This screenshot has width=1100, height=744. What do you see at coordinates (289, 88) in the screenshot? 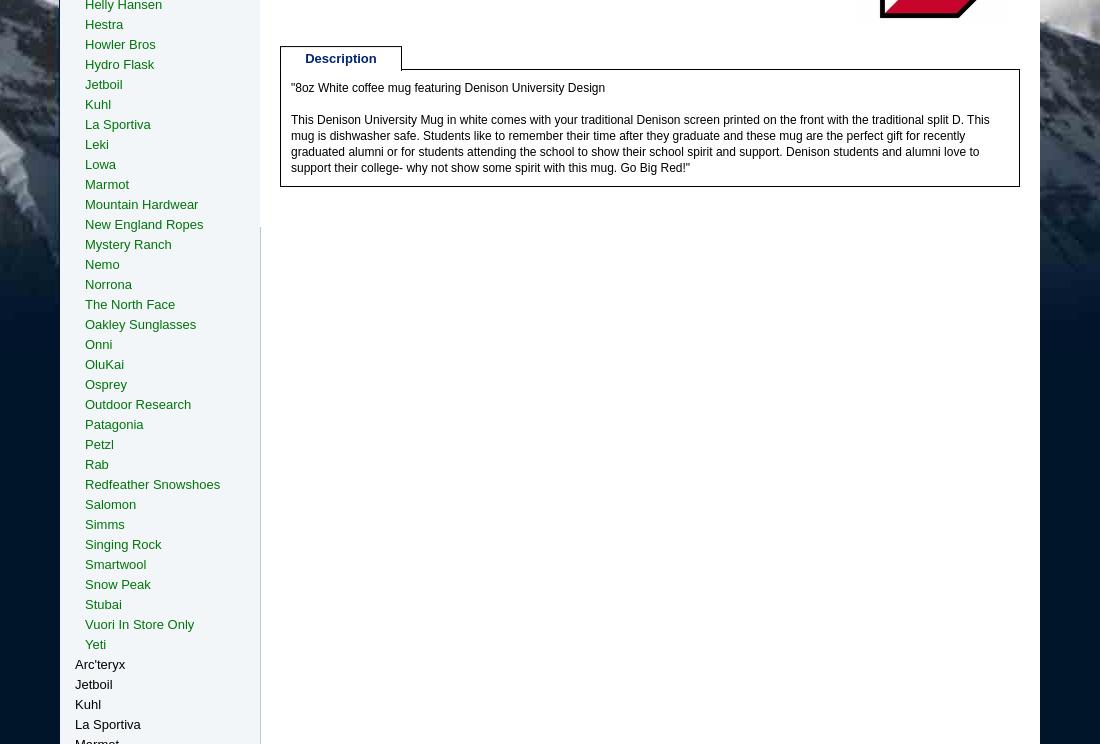
I see `'"8oz White coffee mug featuring Denison University Design'` at bounding box center [289, 88].